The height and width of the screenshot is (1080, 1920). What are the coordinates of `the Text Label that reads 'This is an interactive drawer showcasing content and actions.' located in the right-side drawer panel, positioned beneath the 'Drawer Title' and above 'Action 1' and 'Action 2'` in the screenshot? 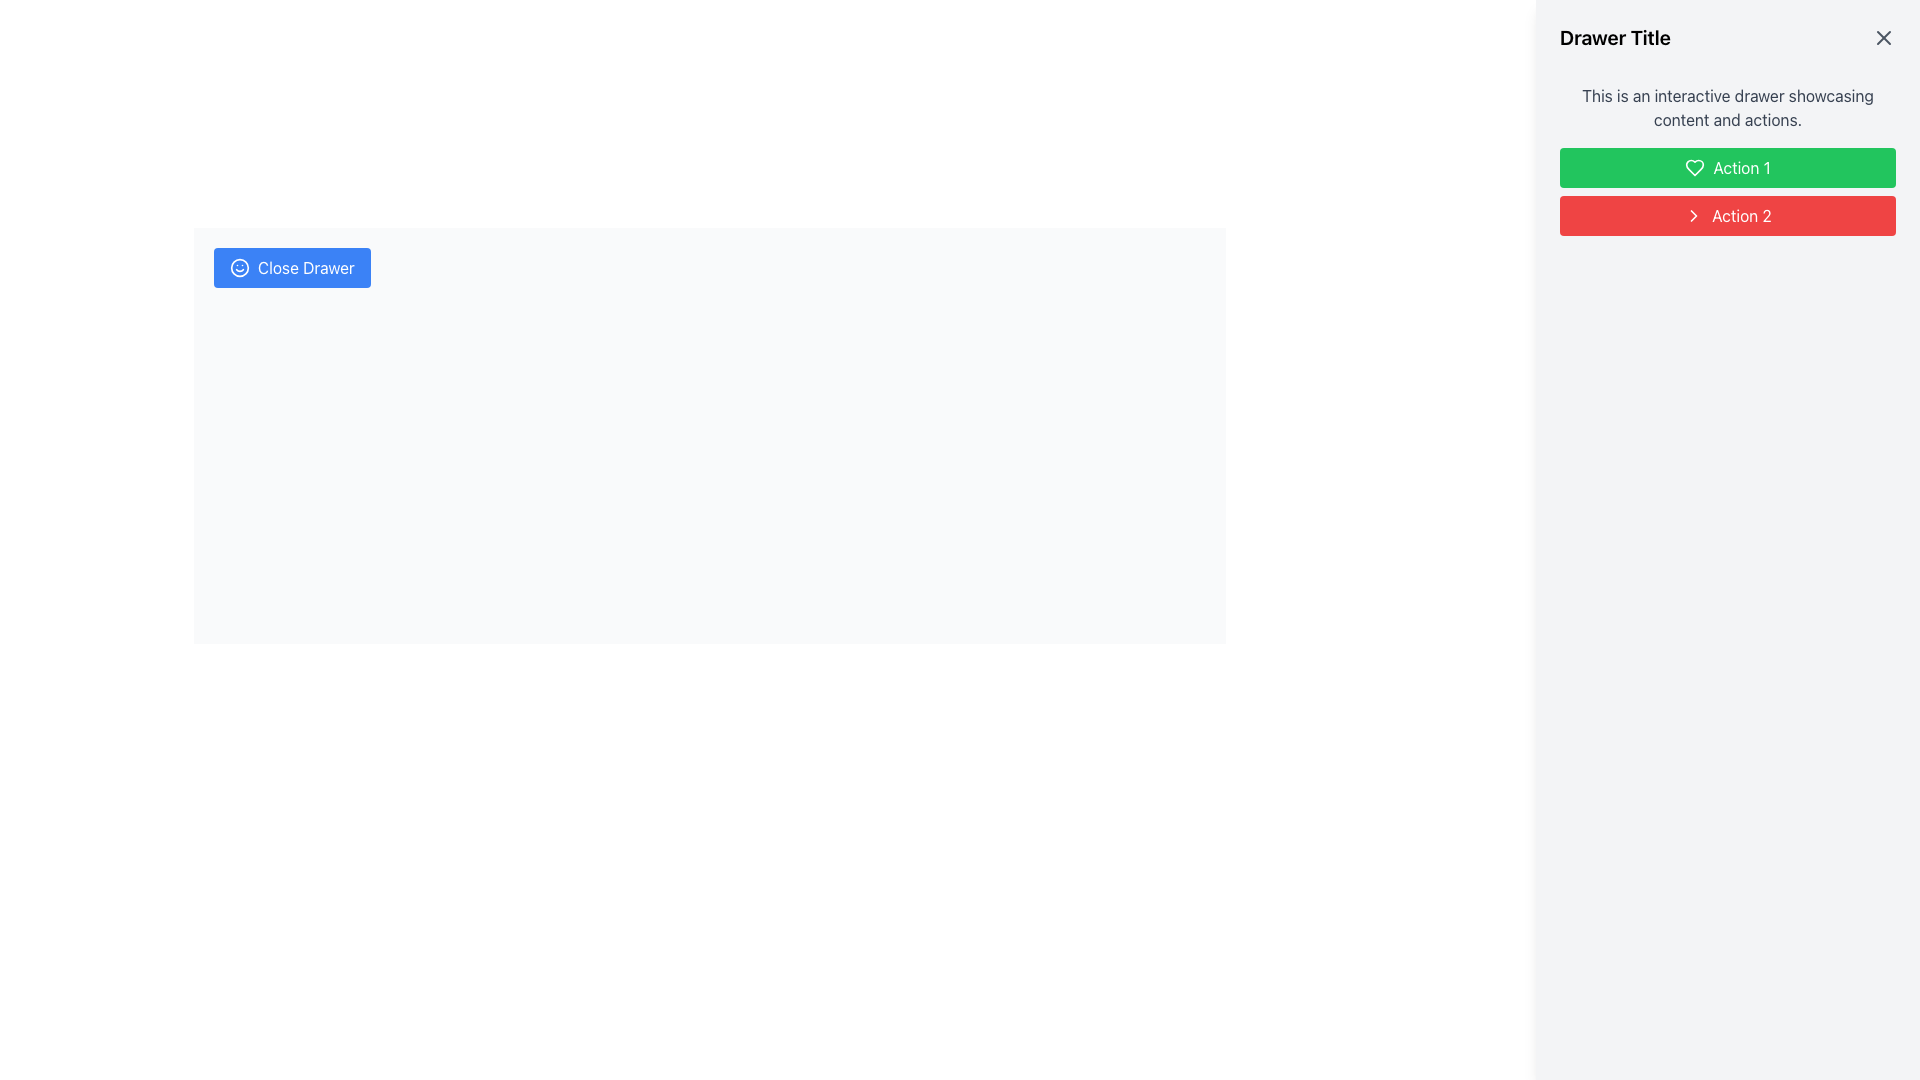 It's located at (1727, 108).